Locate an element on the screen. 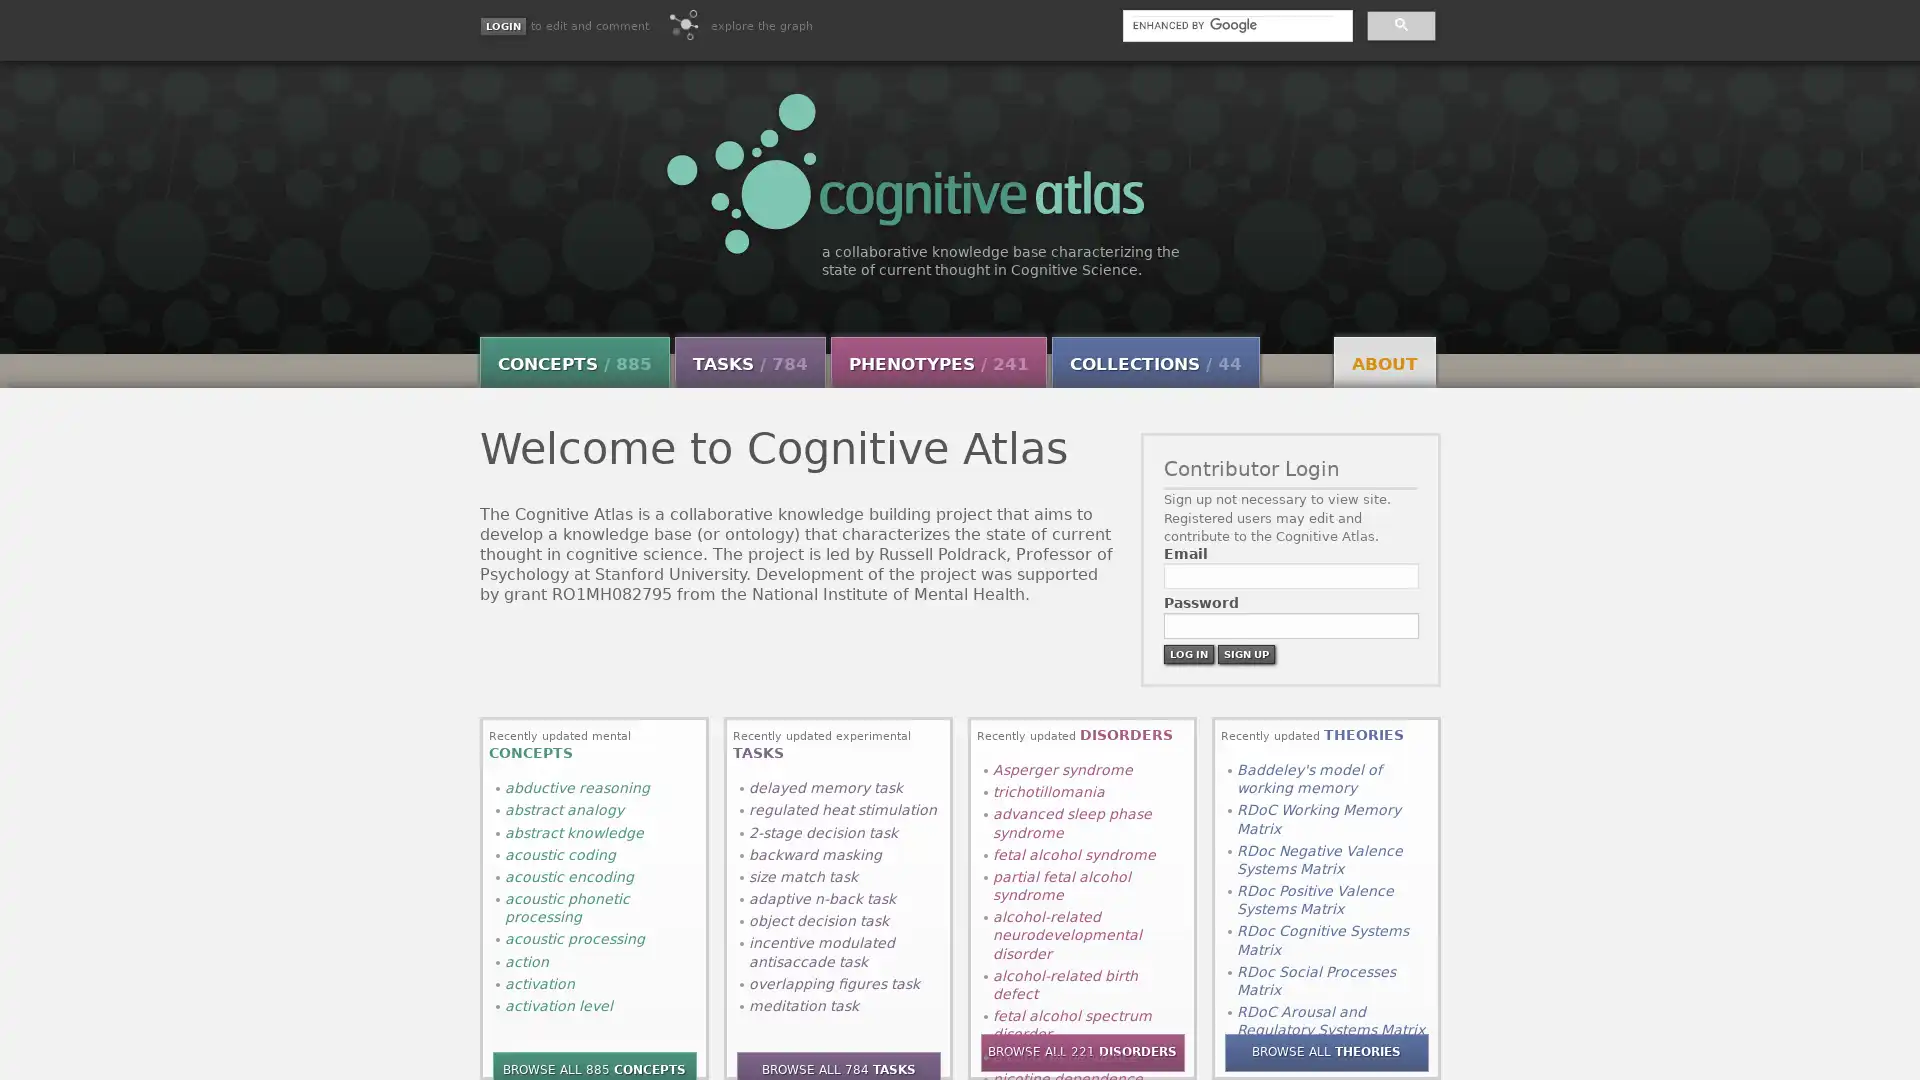 This screenshot has width=1920, height=1080. SIGN UP is located at coordinates (1244, 653).